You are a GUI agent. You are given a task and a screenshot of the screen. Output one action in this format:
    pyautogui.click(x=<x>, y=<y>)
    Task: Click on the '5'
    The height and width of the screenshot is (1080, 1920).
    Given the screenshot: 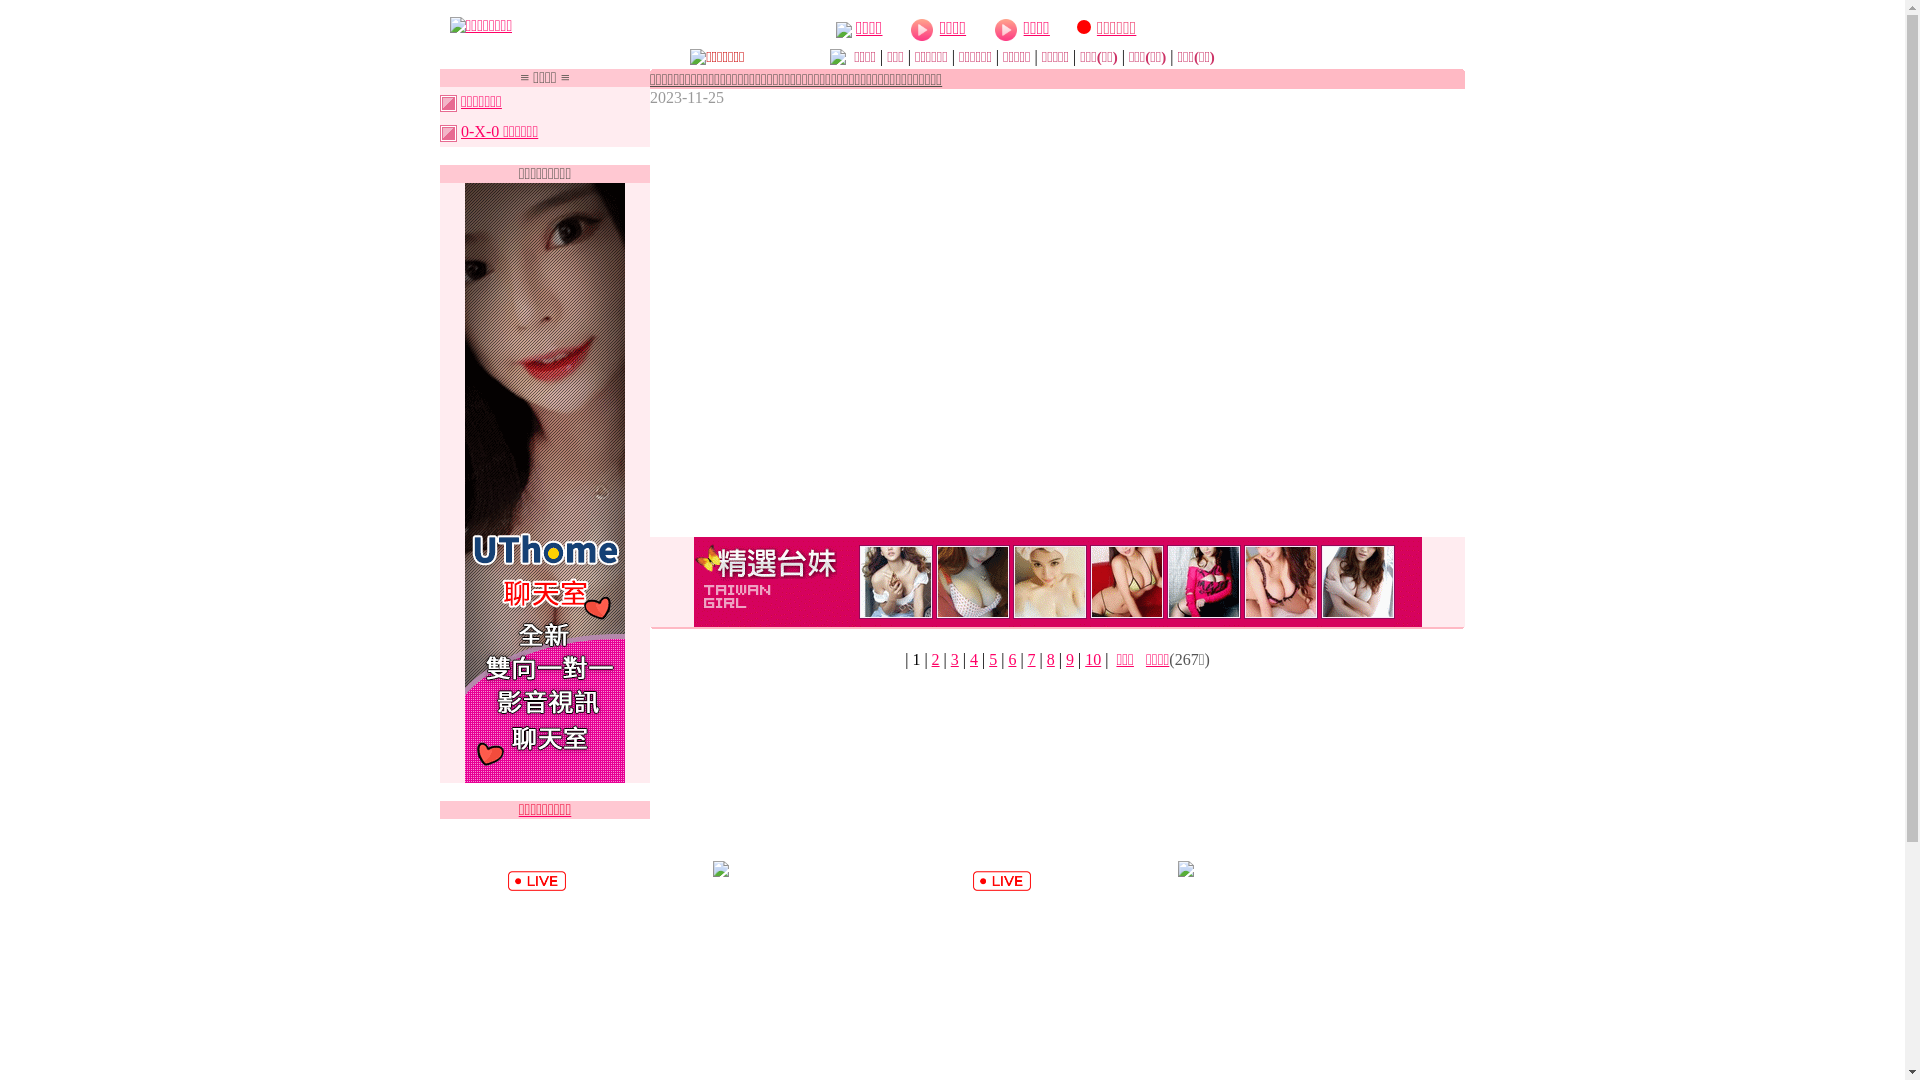 What is the action you would take?
    pyautogui.click(x=993, y=659)
    